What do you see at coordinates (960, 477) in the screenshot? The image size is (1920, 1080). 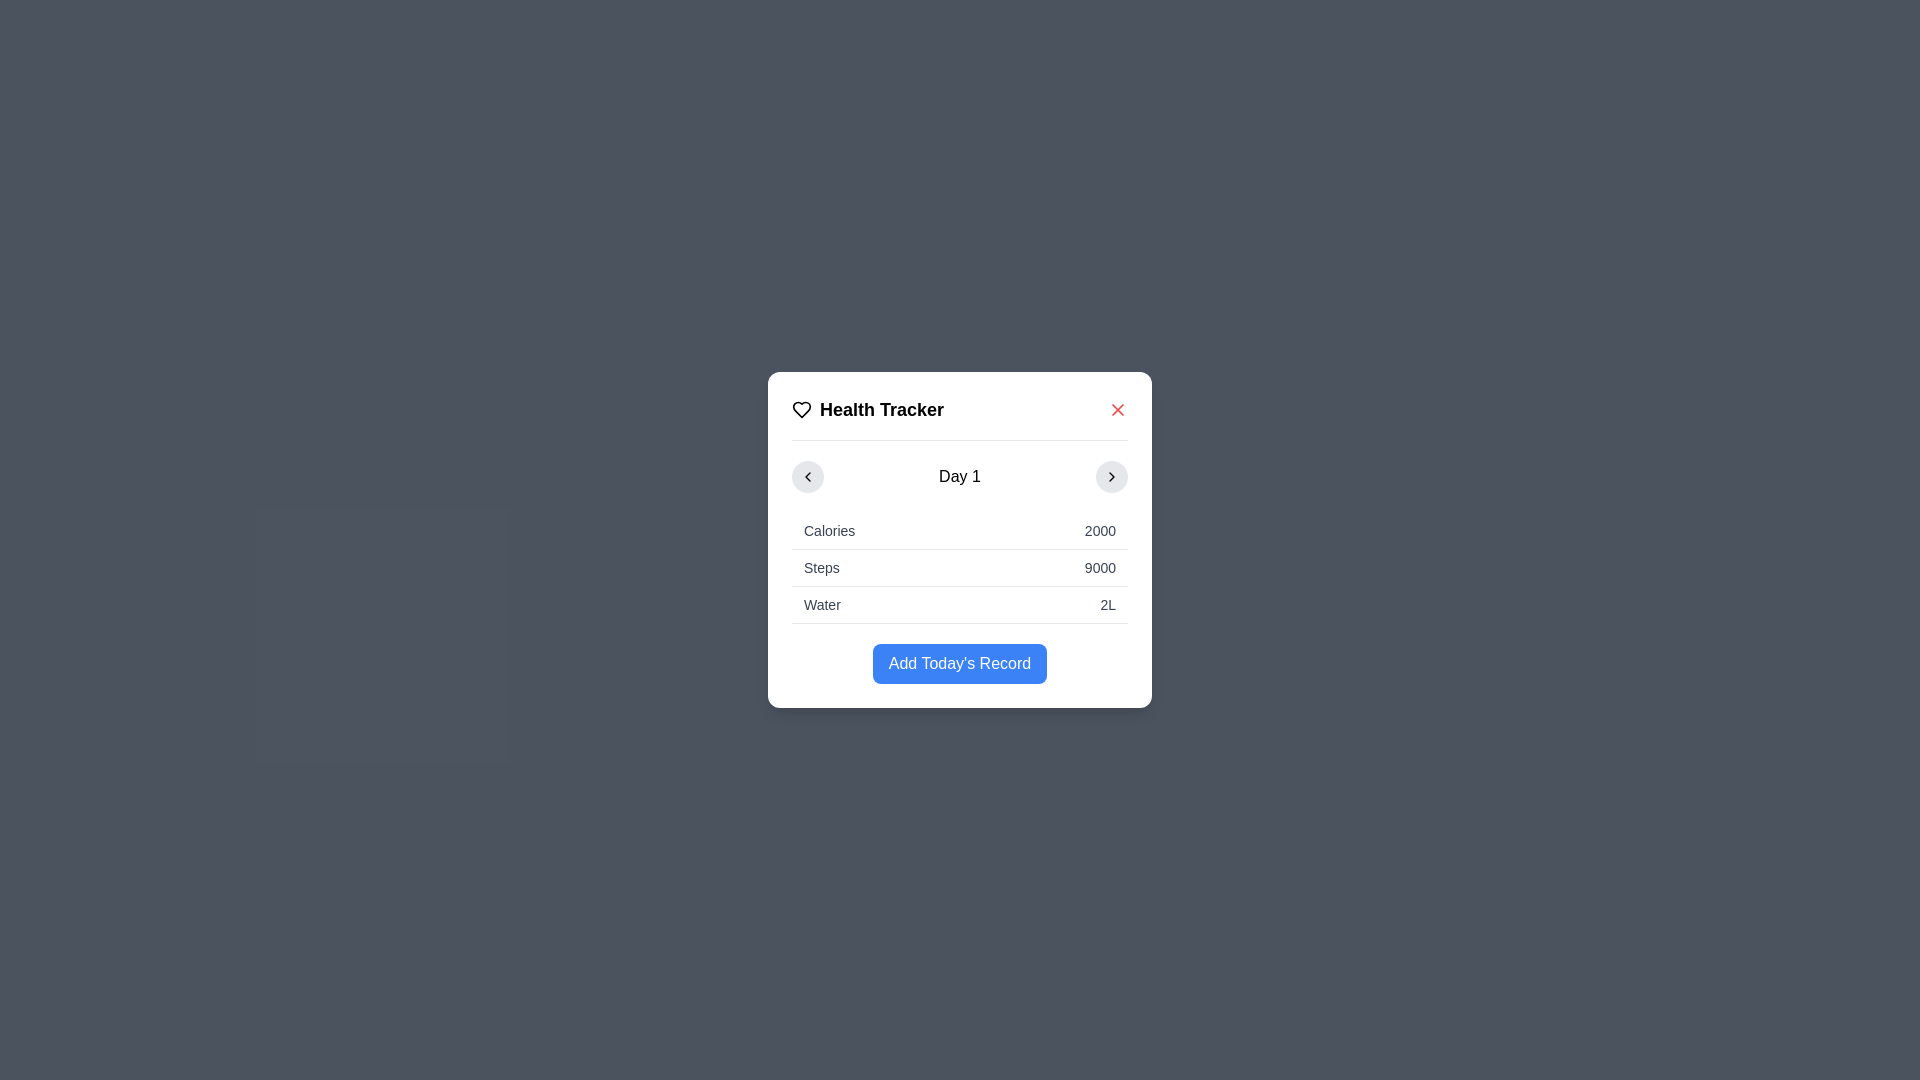 I see `the text label displaying 'Day 1', which is centrally positioned in the navigation layout and flanked by two circular arrow icons` at bounding box center [960, 477].